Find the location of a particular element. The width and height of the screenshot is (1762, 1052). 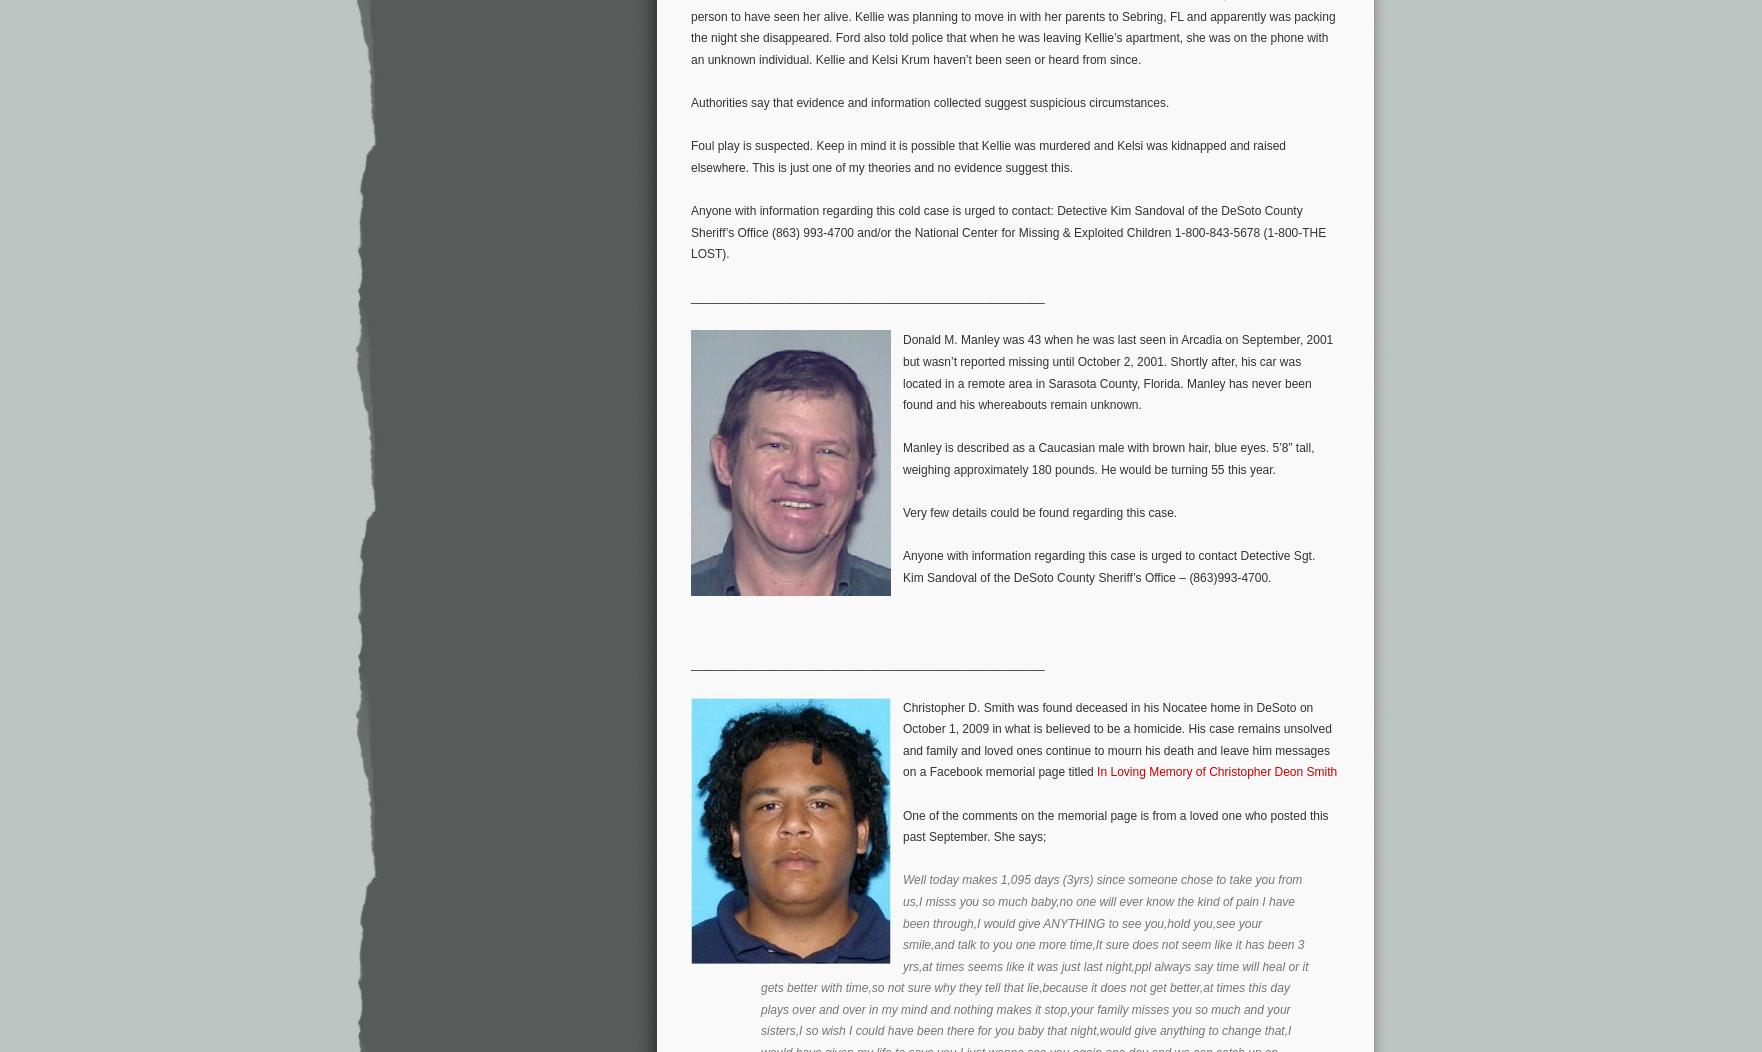

'In Loving Memory of Christopher Deon Smith' is located at coordinates (1217, 770).